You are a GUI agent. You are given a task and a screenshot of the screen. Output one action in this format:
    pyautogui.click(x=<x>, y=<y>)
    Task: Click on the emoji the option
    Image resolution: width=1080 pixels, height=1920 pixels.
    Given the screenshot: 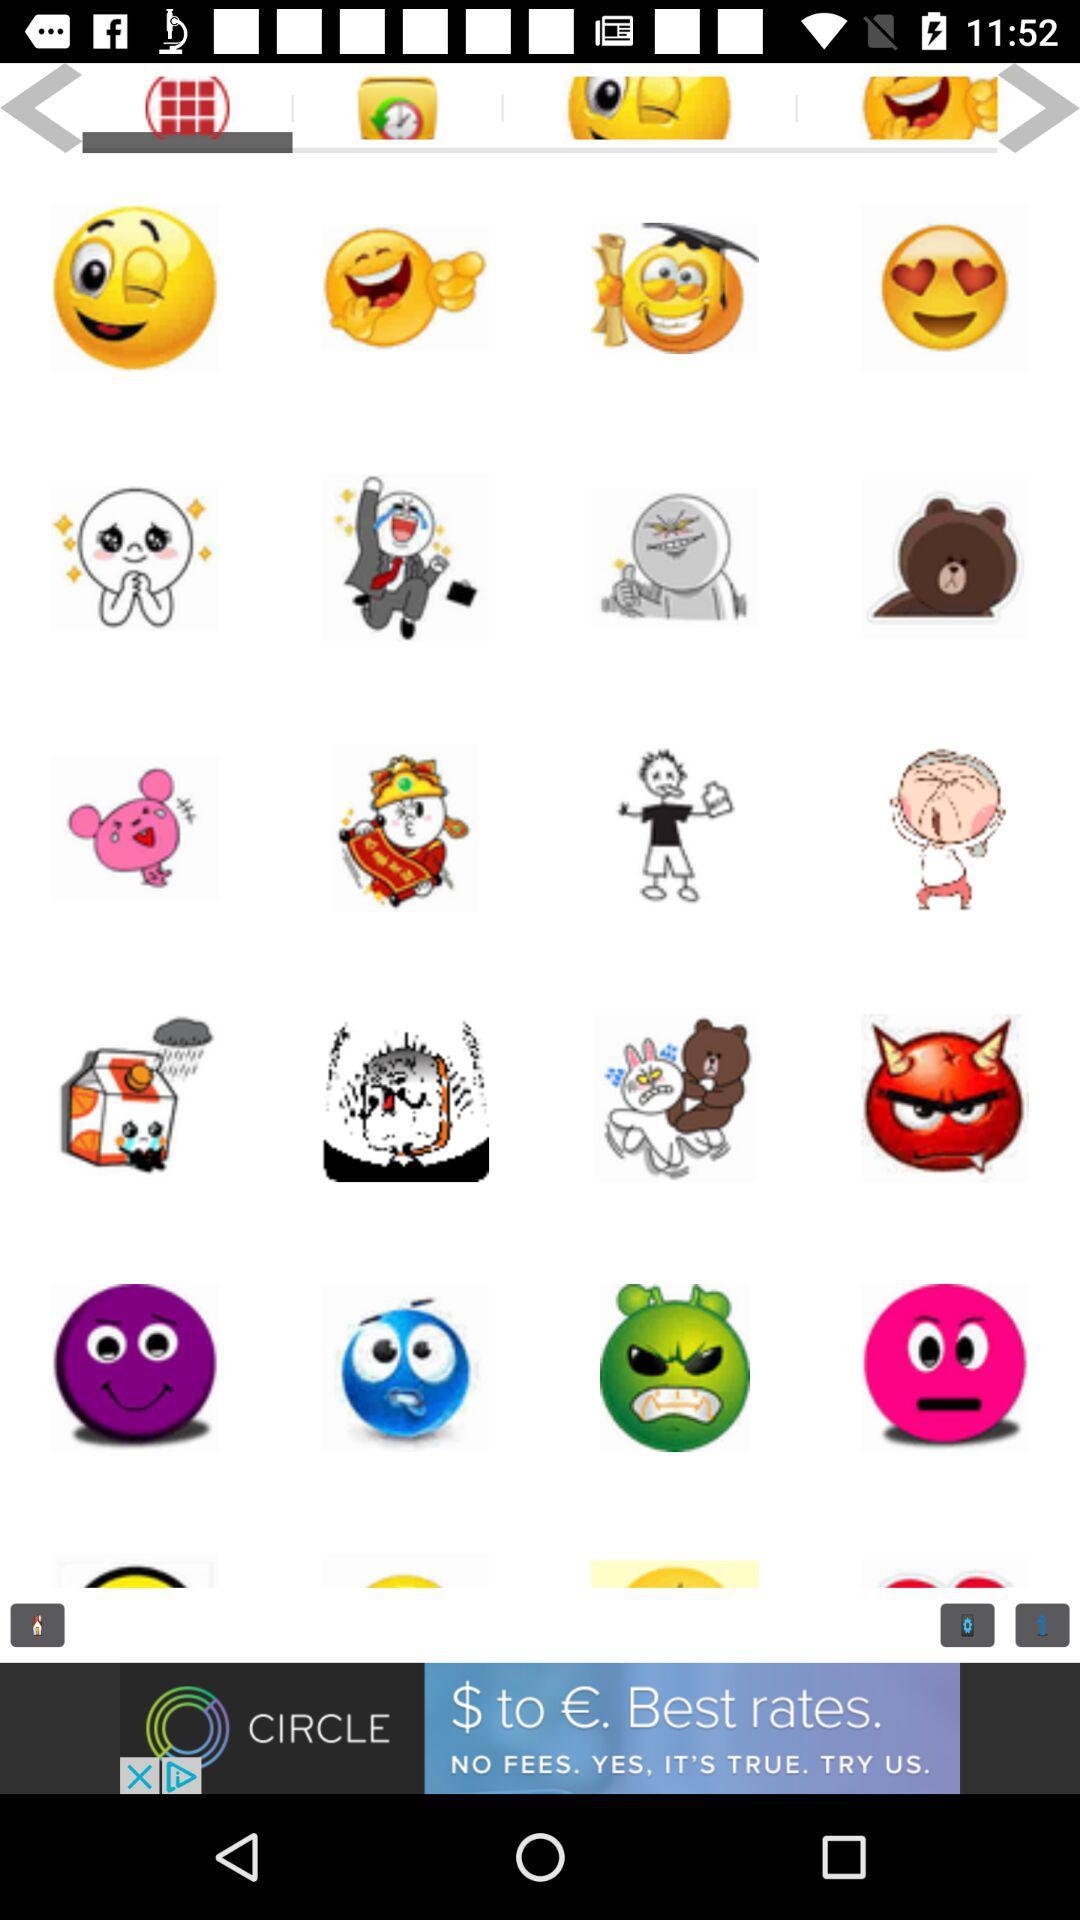 What is the action you would take?
    pyautogui.click(x=675, y=1097)
    